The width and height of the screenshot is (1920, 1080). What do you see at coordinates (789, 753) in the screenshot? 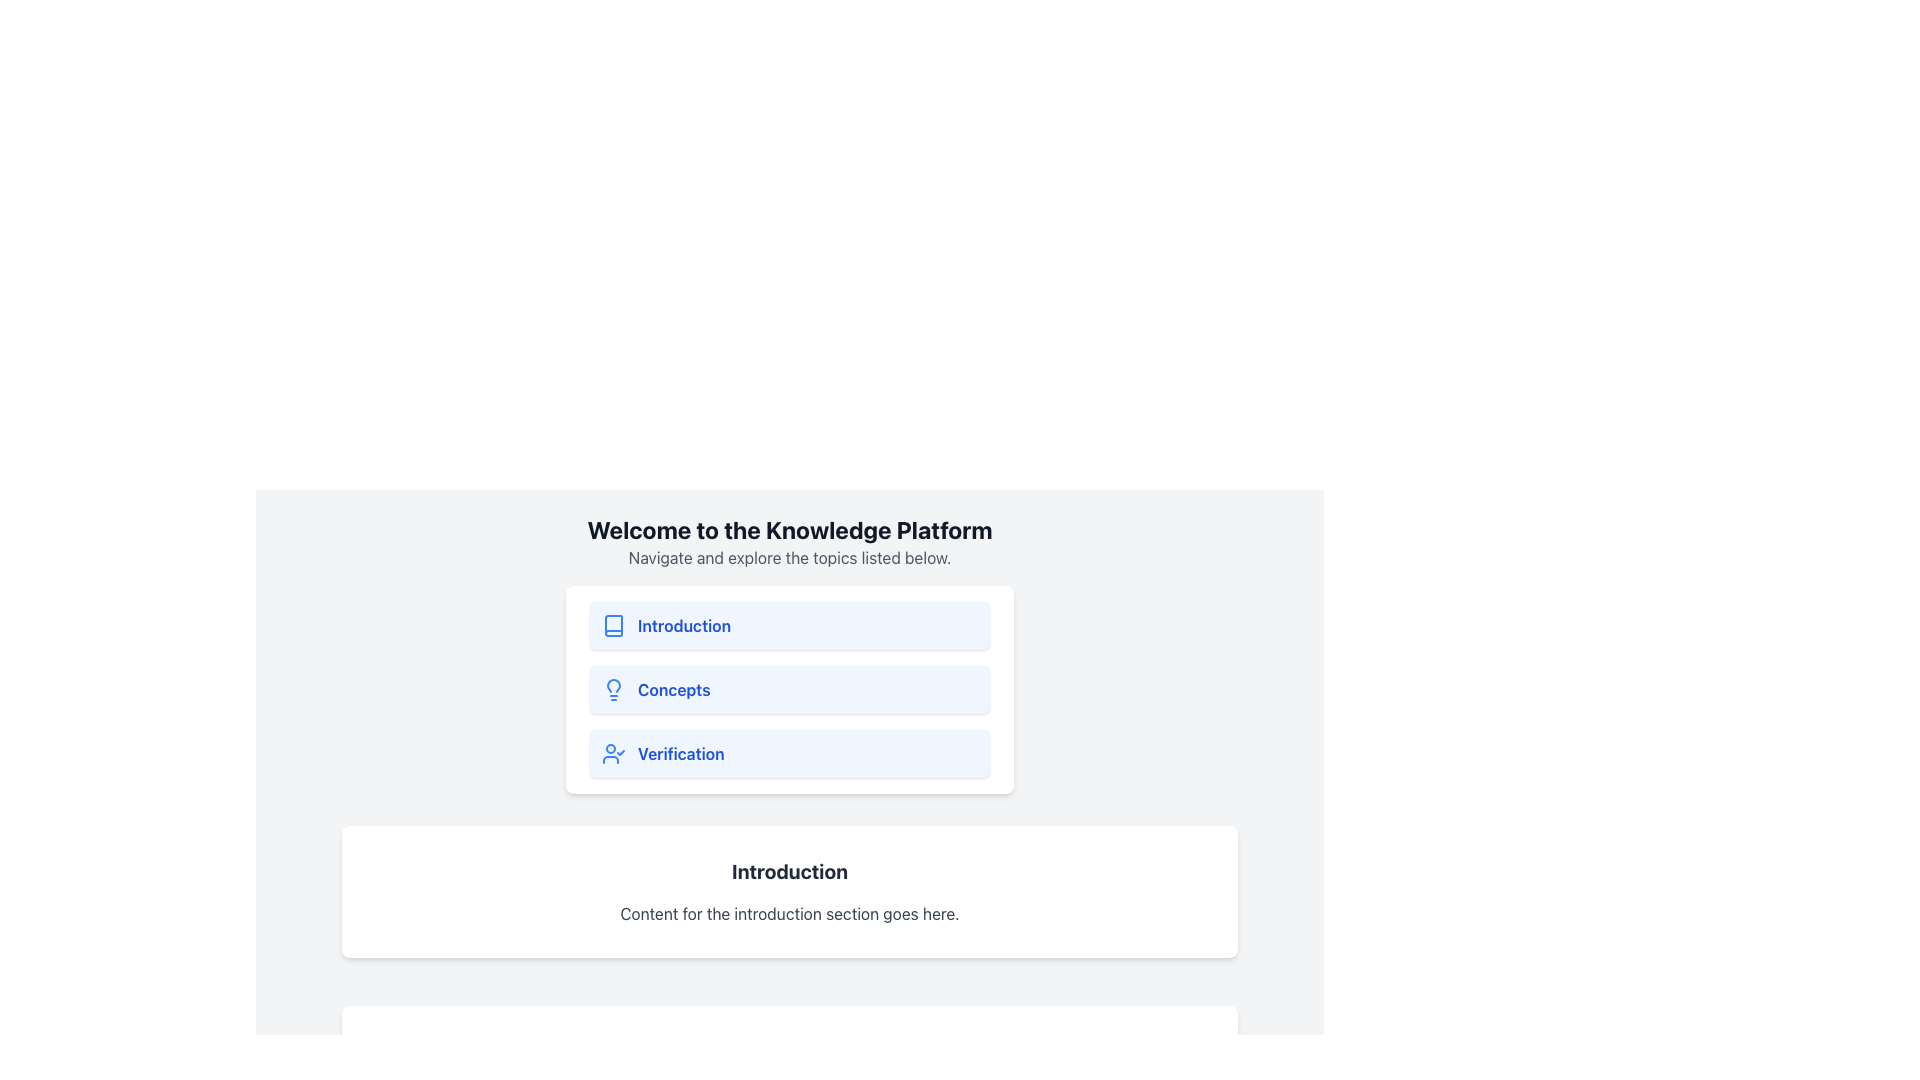
I see `the 'Verification' button, which is the third button in a vertical list` at bounding box center [789, 753].